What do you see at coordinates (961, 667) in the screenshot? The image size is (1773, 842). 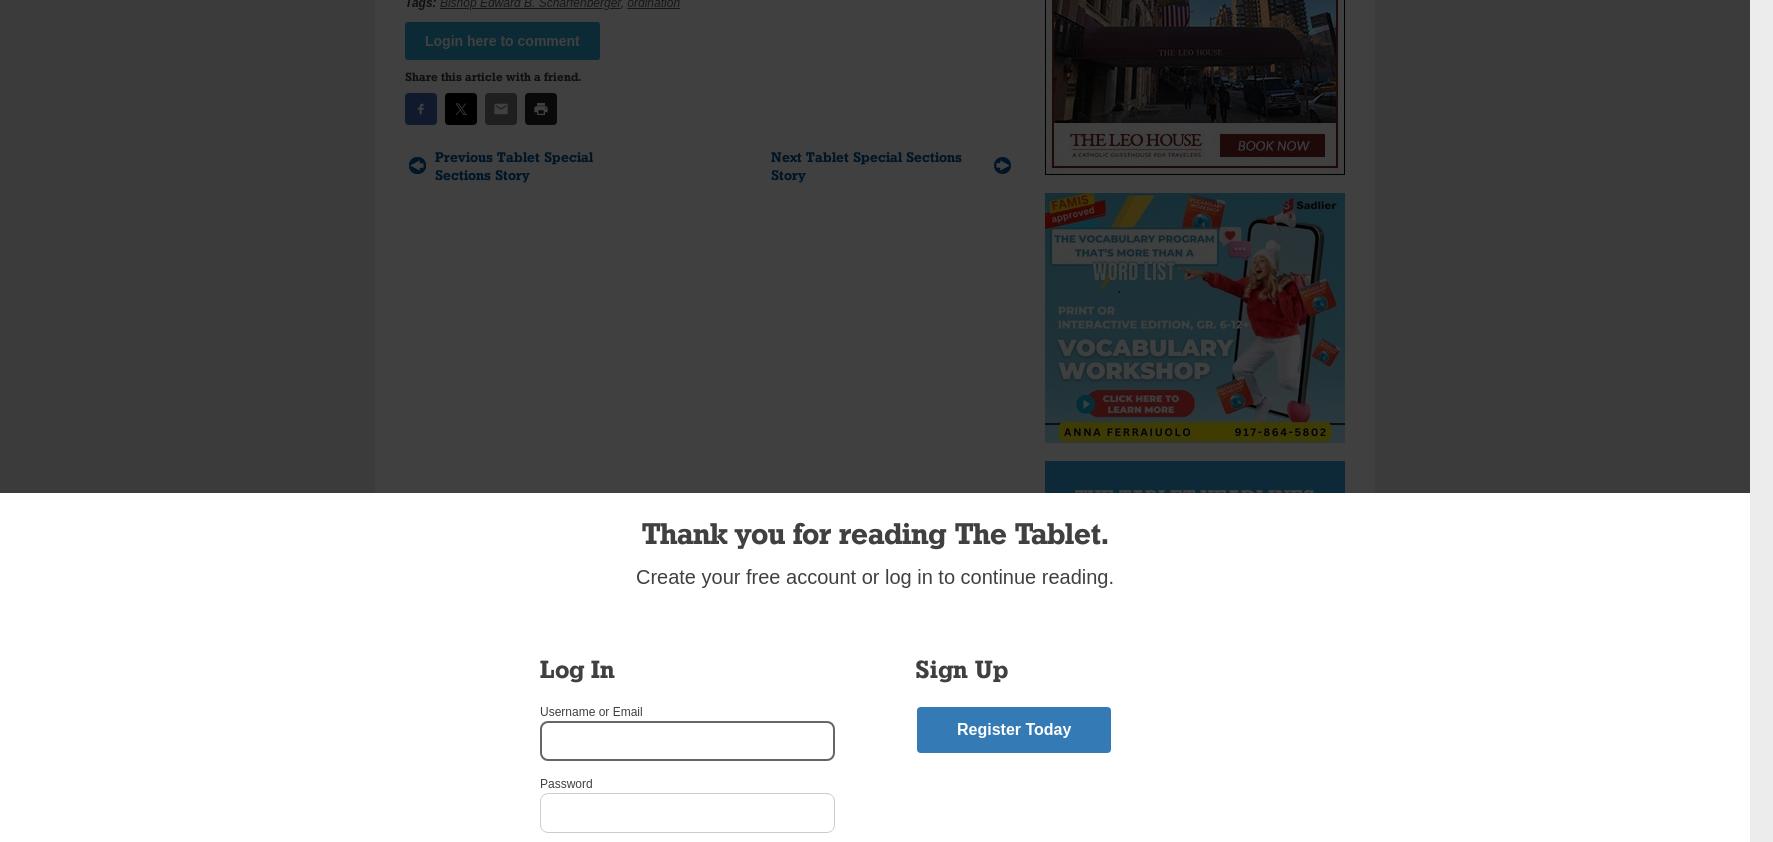 I see `'Sign Up'` at bounding box center [961, 667].